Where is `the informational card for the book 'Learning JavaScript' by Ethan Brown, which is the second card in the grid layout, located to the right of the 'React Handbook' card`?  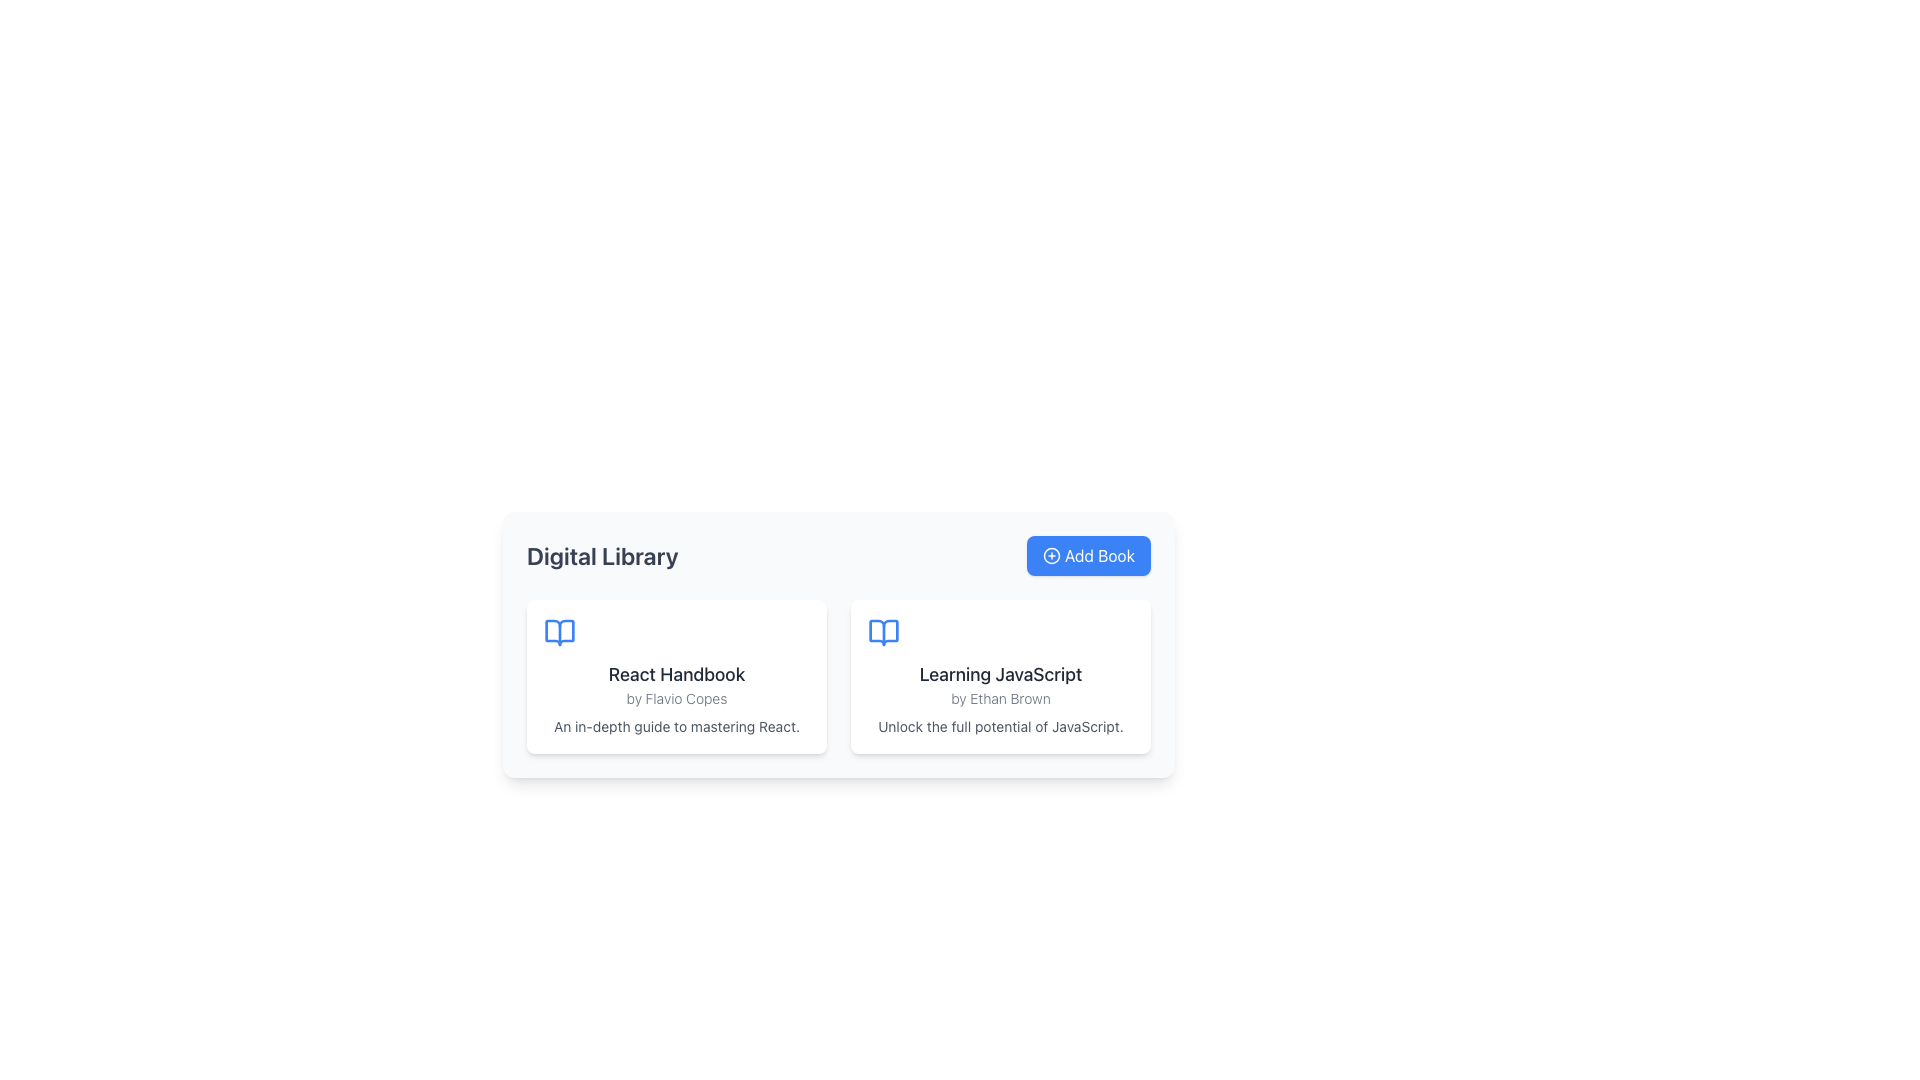 the informational card for the book 'Learning JavaScript' by Ethan Brown, which is the second card in the grid layout, located to the right of the 'React Handbook' card is located at coordinates (1001, 676).